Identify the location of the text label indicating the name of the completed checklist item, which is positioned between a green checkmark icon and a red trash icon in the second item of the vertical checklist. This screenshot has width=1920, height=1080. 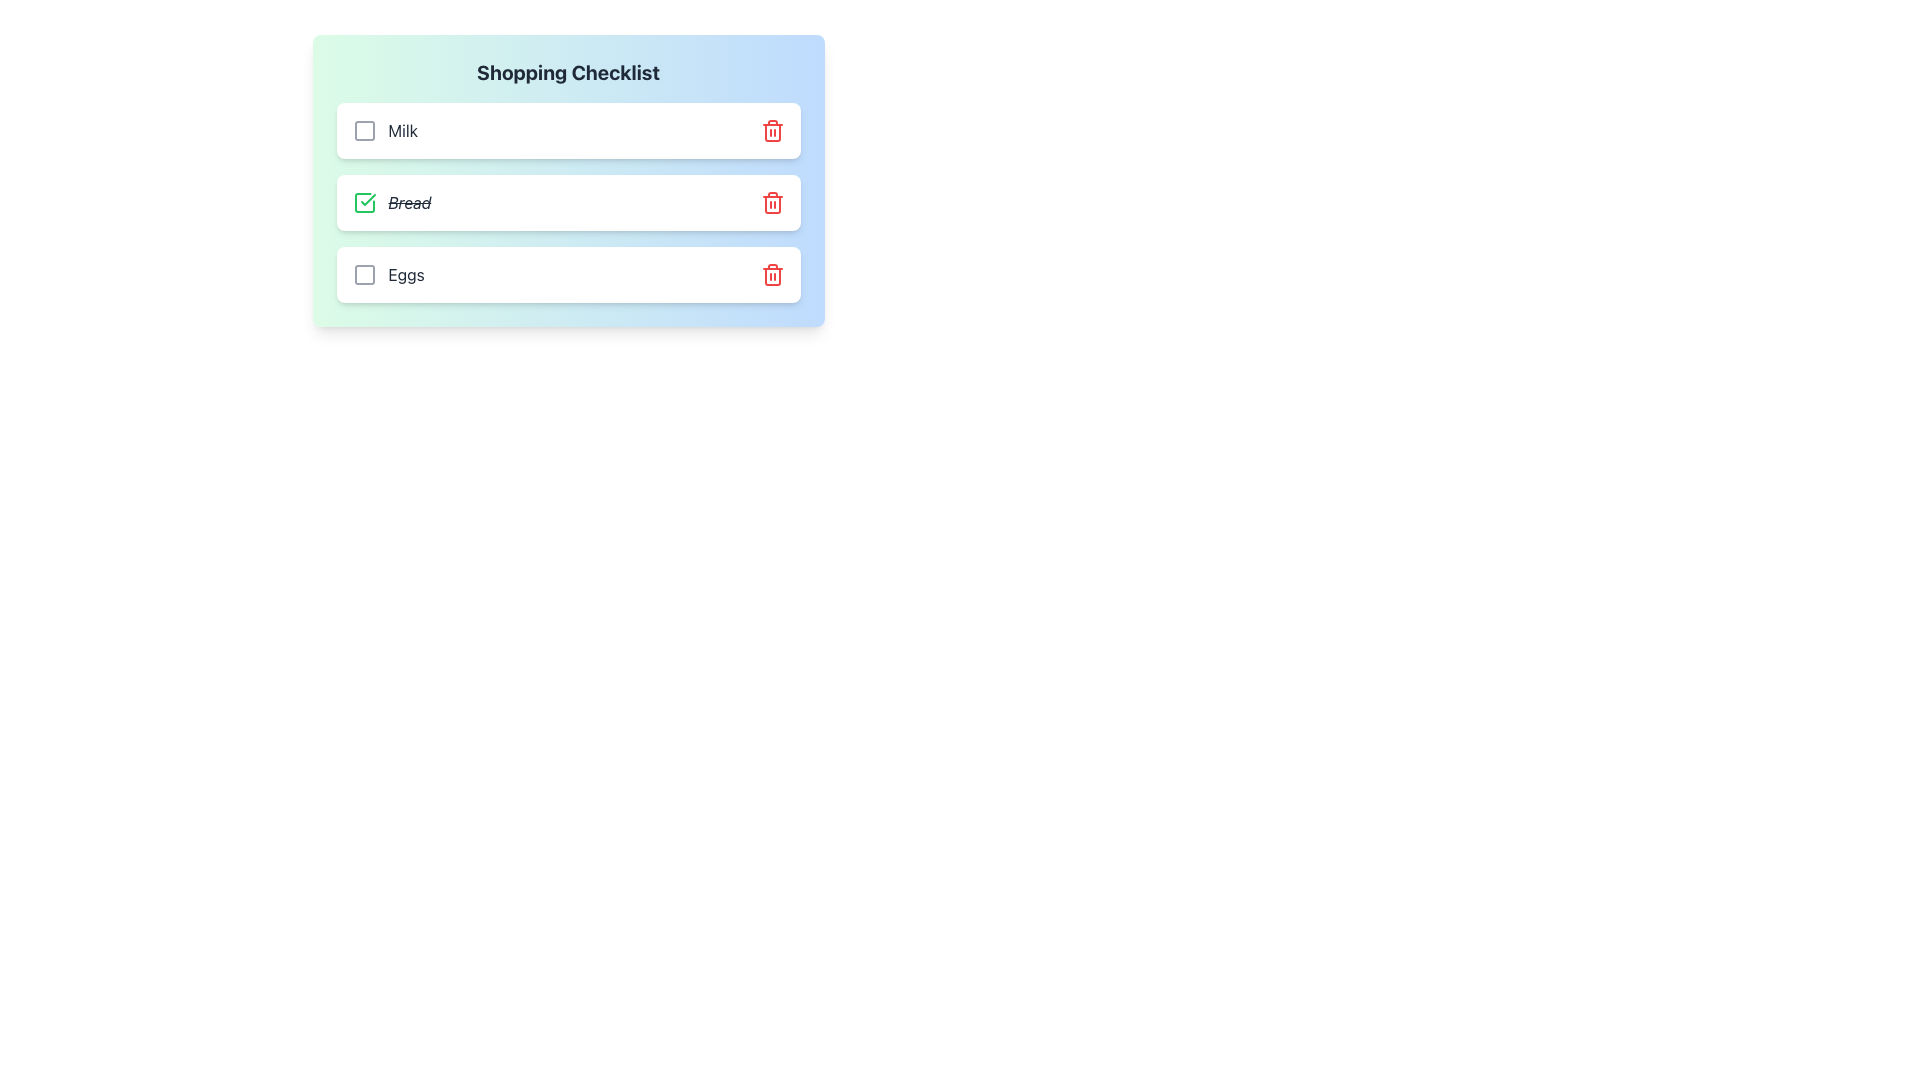
(408, 203).